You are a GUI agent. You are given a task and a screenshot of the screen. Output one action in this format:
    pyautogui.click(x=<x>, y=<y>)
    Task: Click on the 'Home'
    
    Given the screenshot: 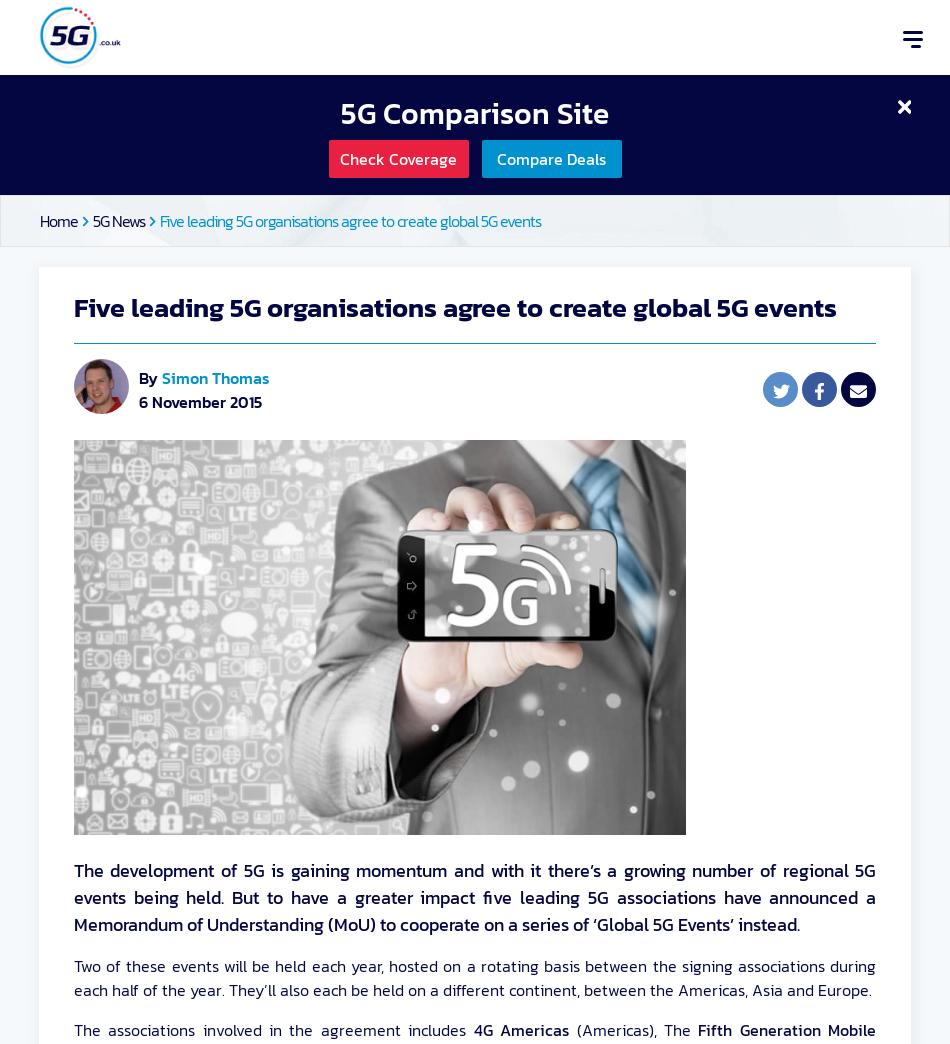 What is the action you would take?
    pyautogui.click(x=58, y=221)
    